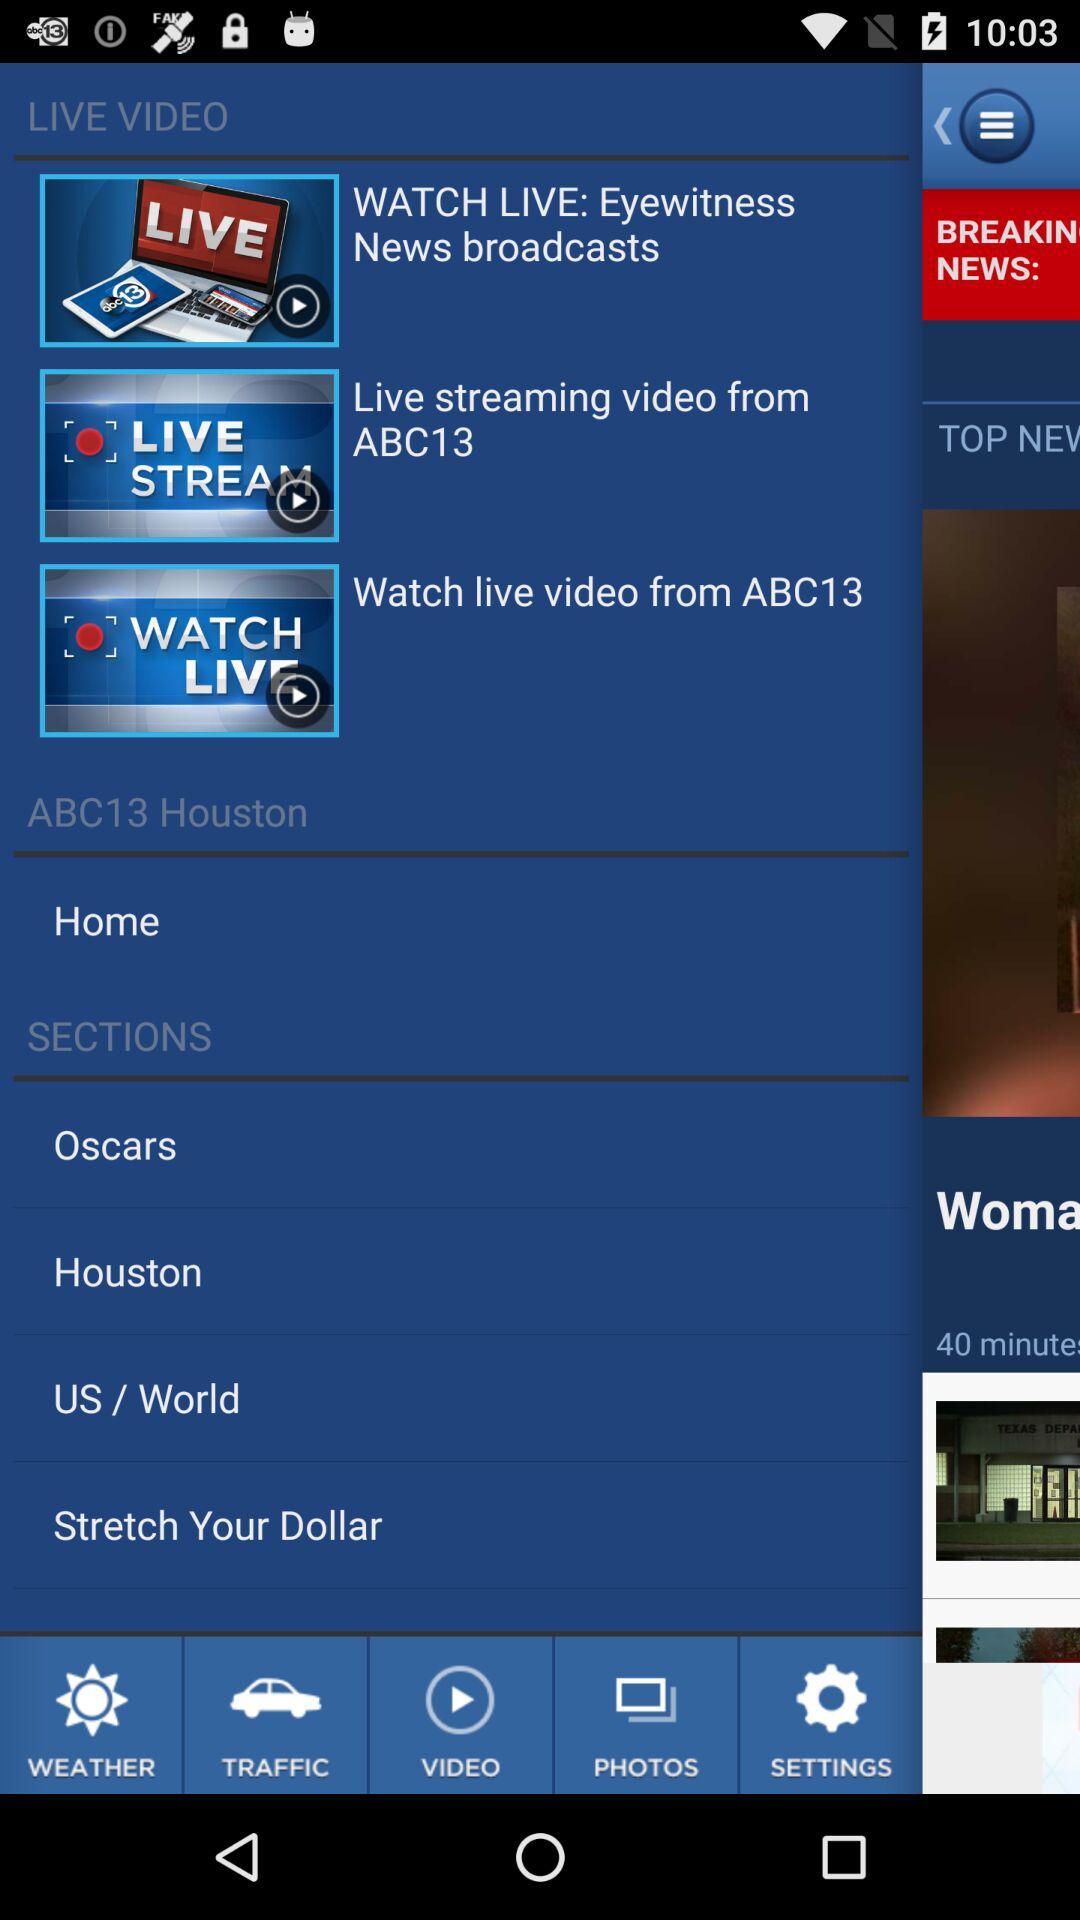 The height and width of the screenshot is (1920, 1080). What do you see at coordinates (189, 259) in the screenshot?
I see `the first video of the page` at bounding box center [189, 259].